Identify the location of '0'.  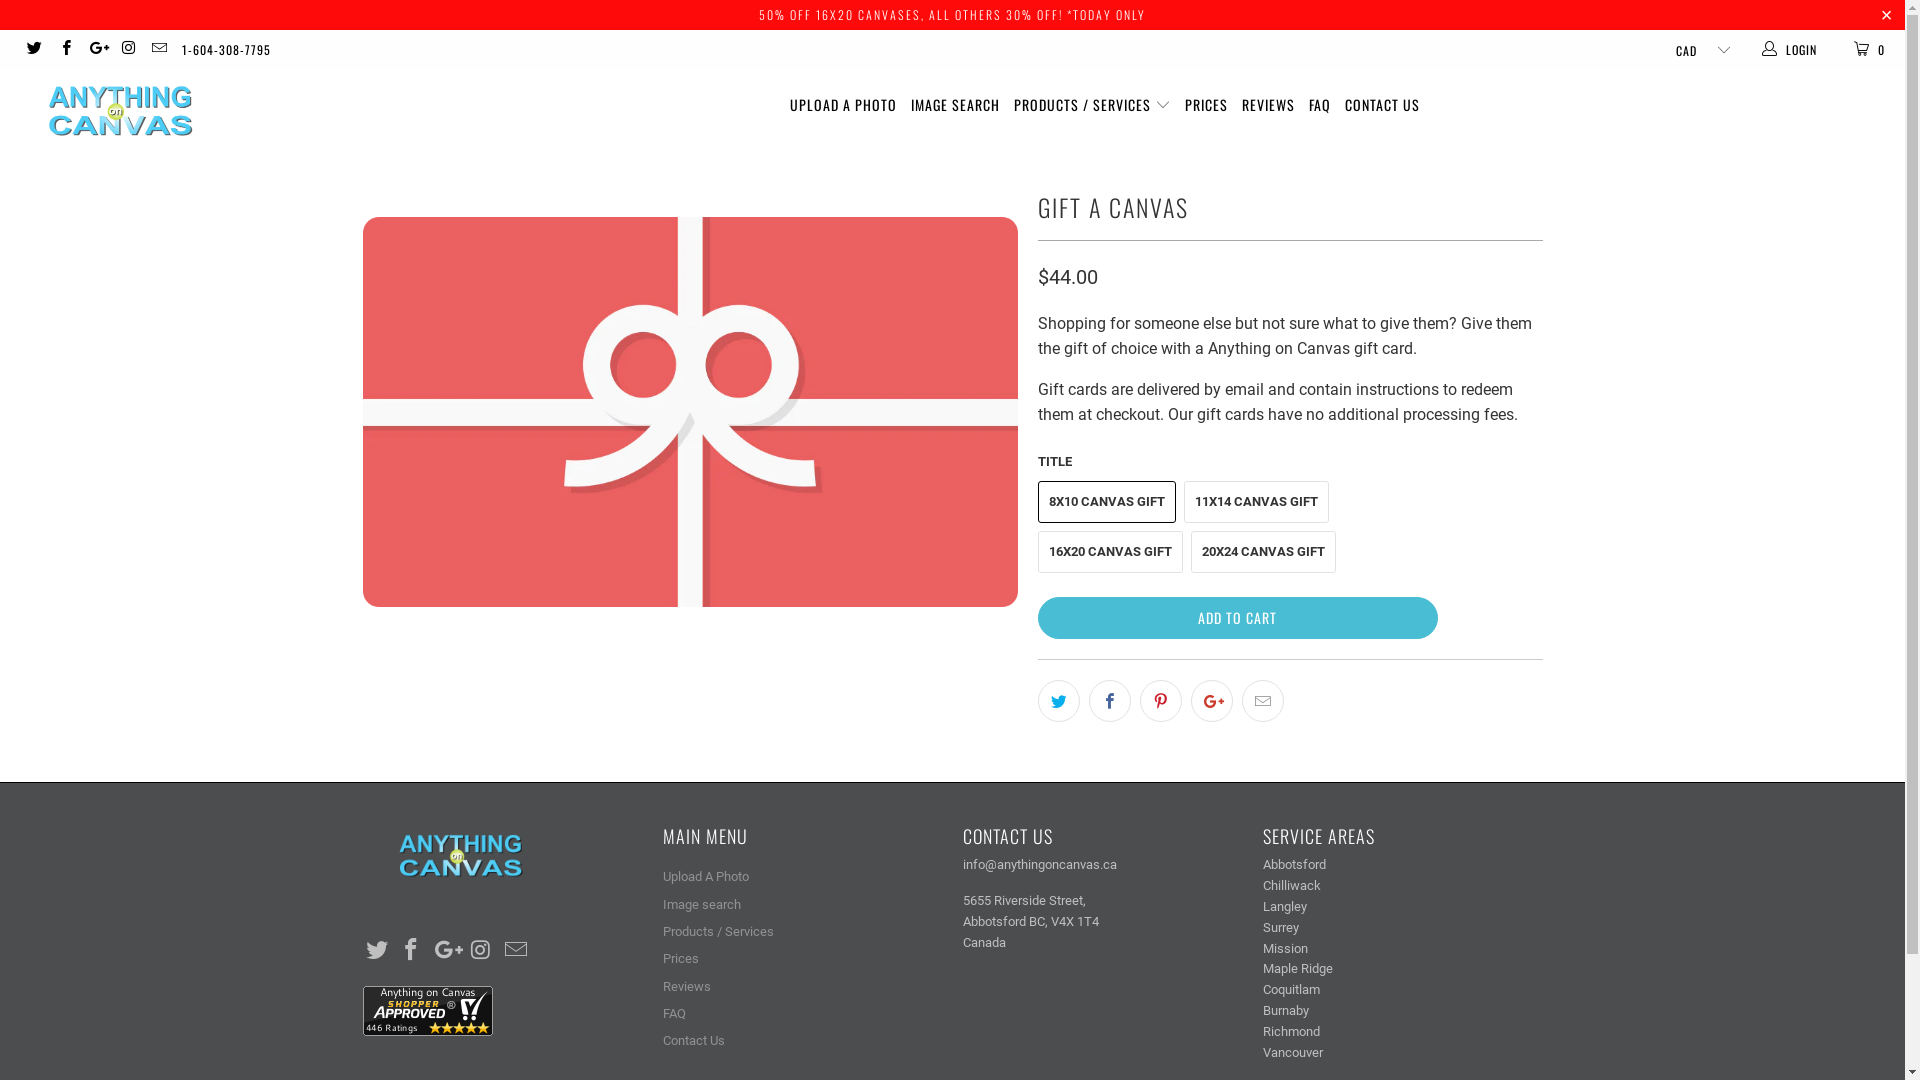
(1837, 49).